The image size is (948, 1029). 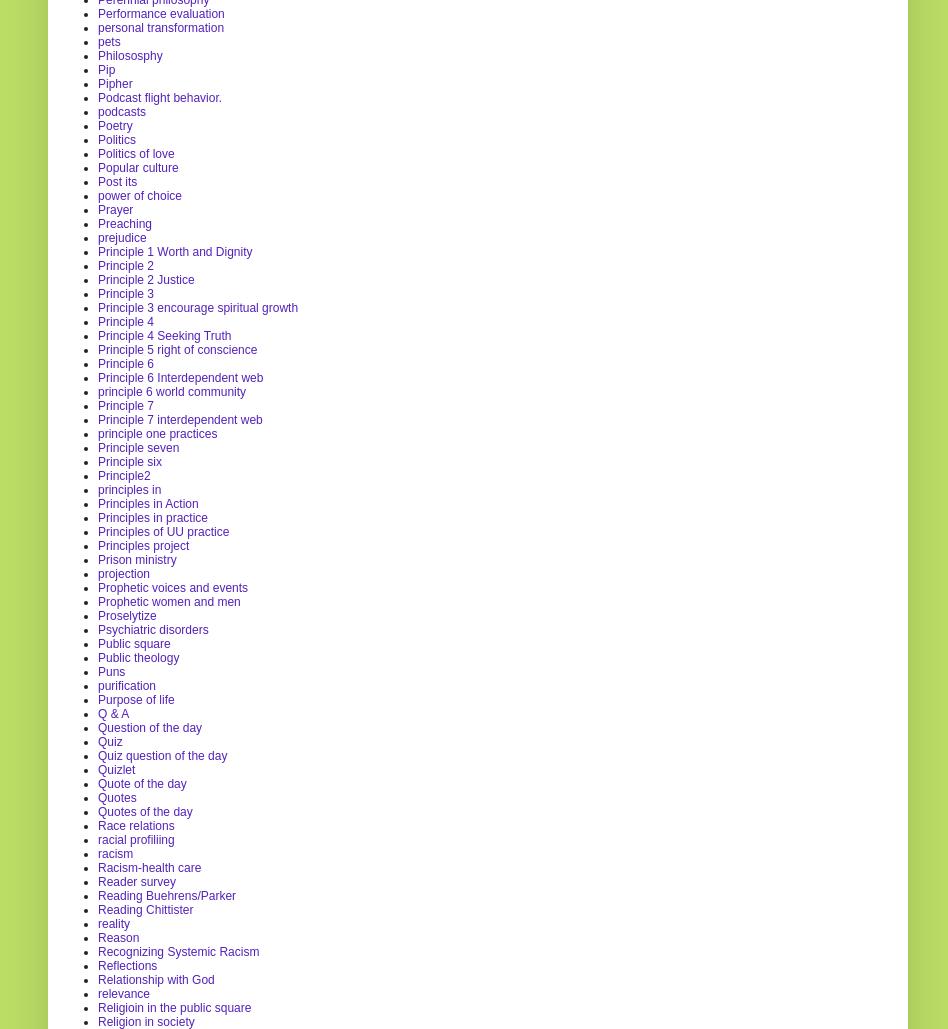 I want to click on 'projection', so click(x=98, y=572).